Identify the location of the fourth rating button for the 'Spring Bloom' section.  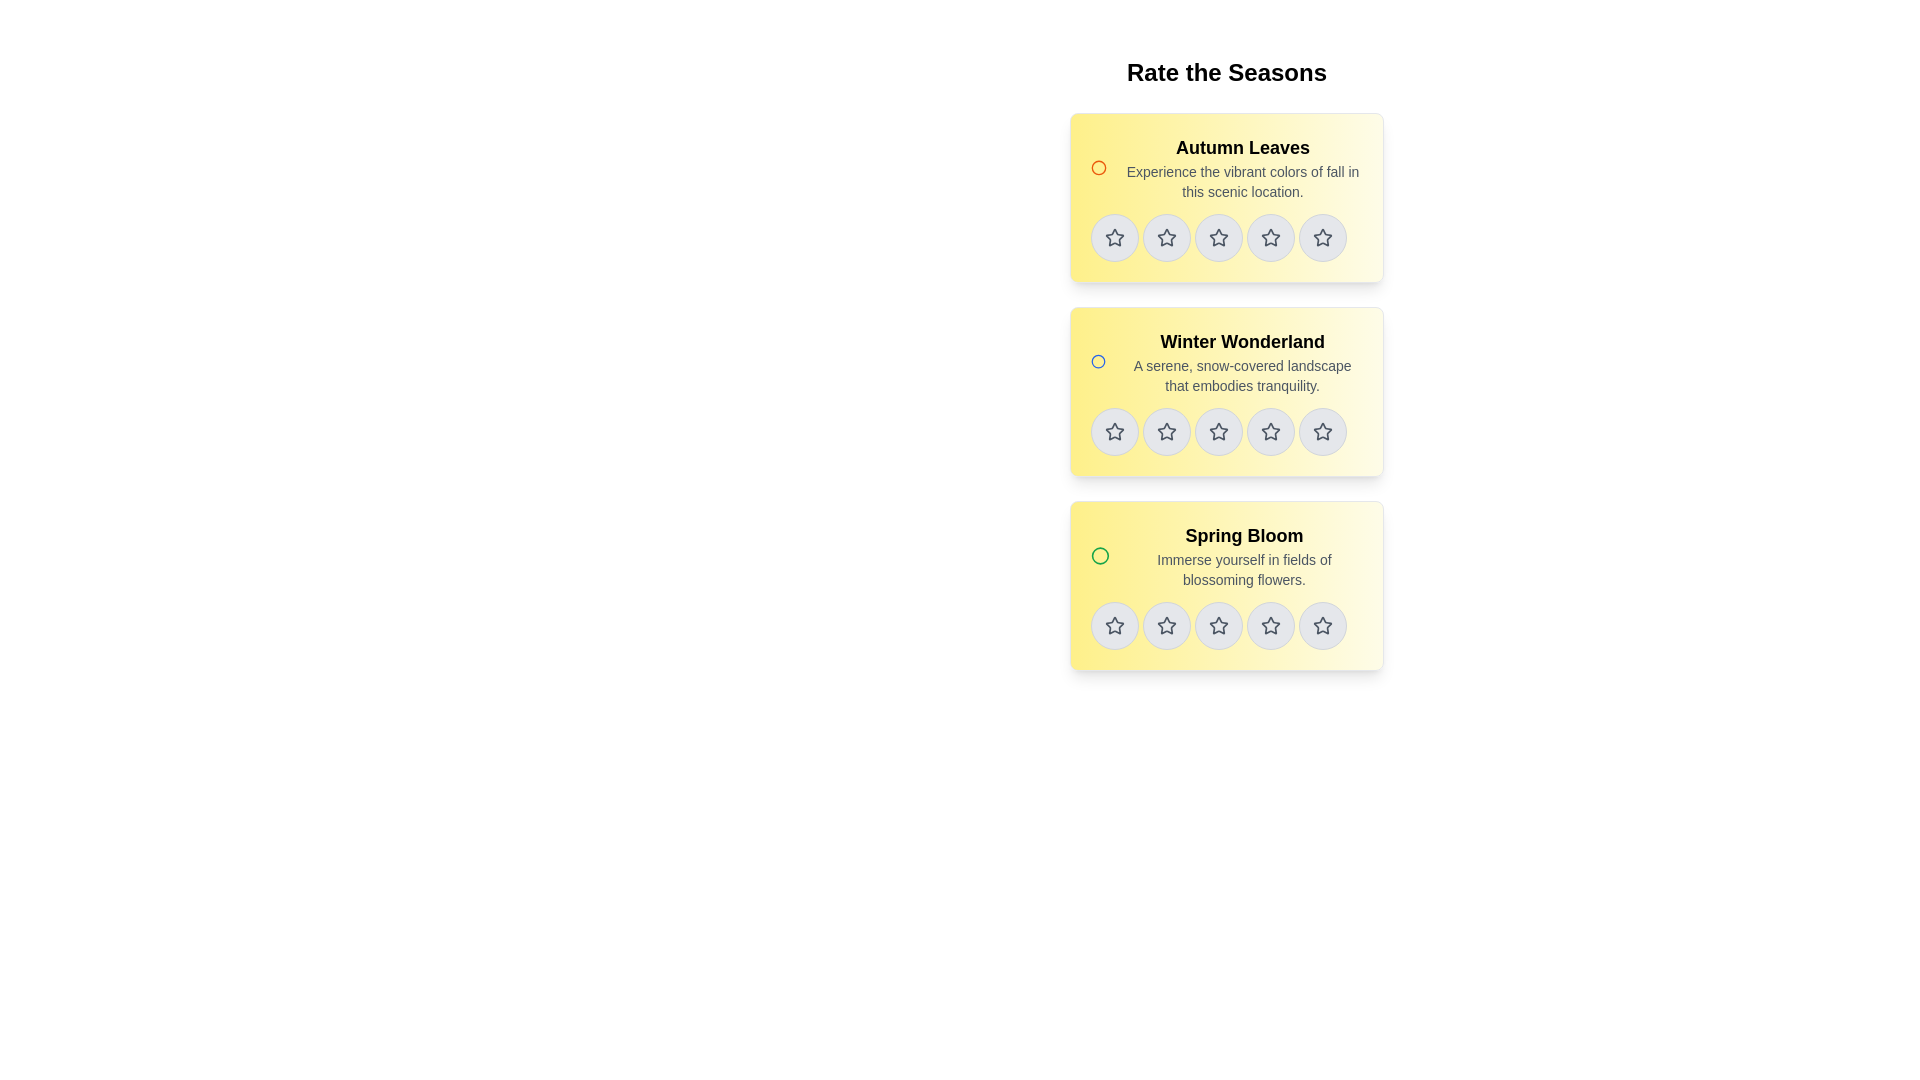
(1270, 624).